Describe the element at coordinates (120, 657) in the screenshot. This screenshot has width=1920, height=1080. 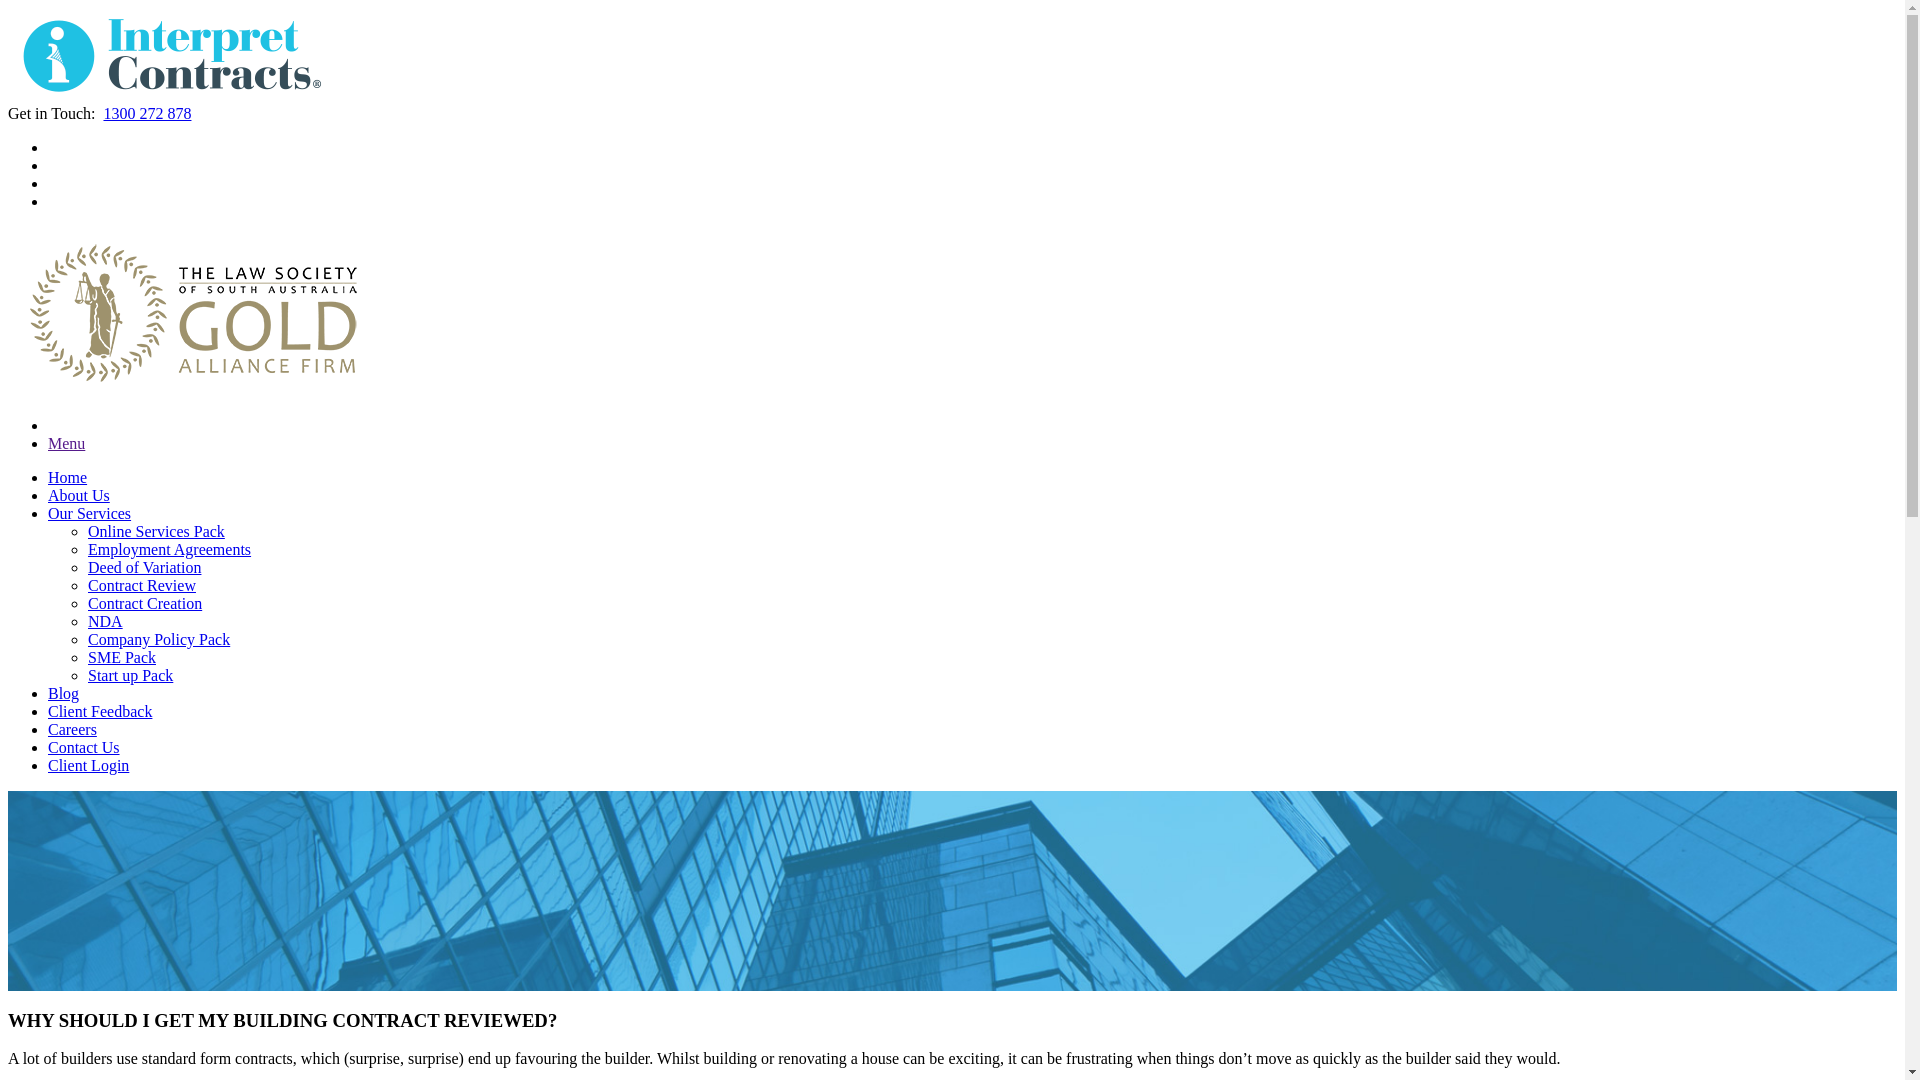
I see `'SME Pack'` at that location.